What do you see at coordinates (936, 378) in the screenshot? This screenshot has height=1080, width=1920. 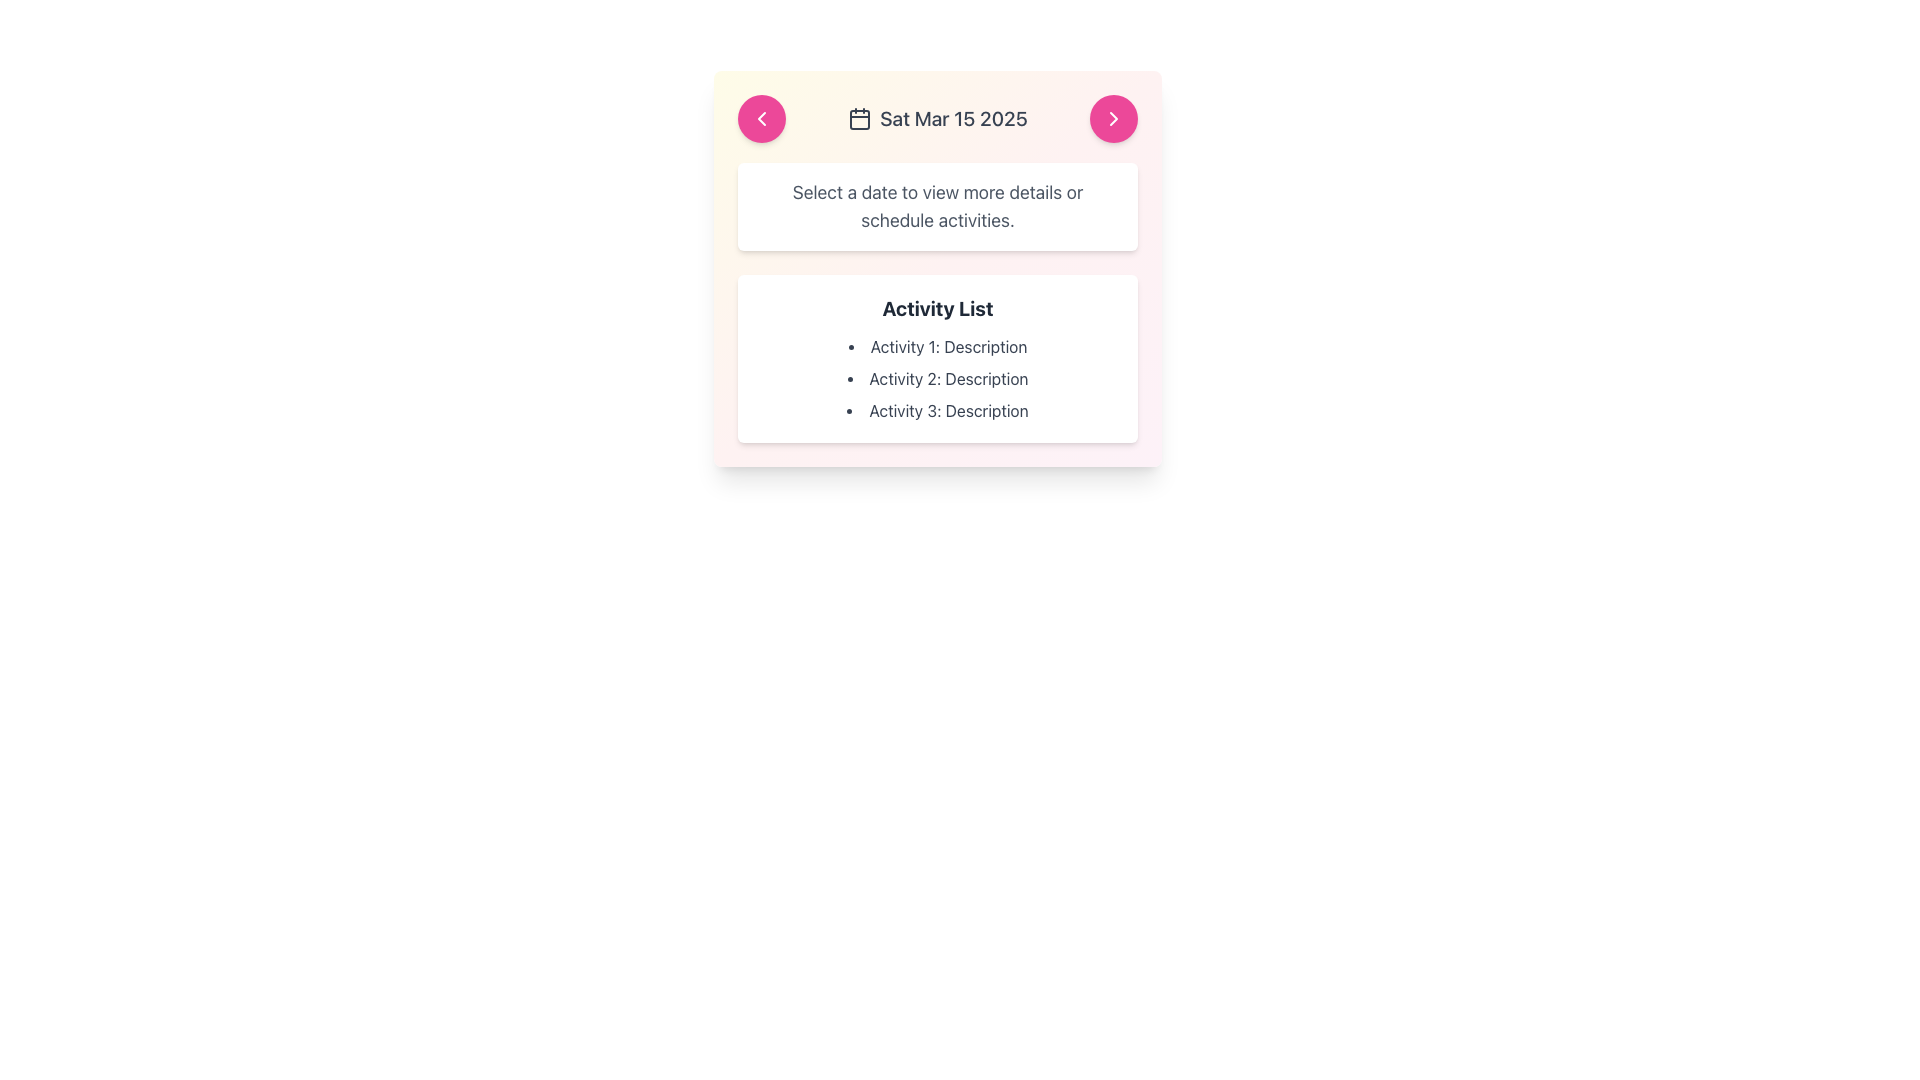 I see `the text label 'Activity 2: Description' which is the second item in a vertical list of activities, styled with a dark circular bullet point and displayed in a gray font` at bounding box center [936, 378].